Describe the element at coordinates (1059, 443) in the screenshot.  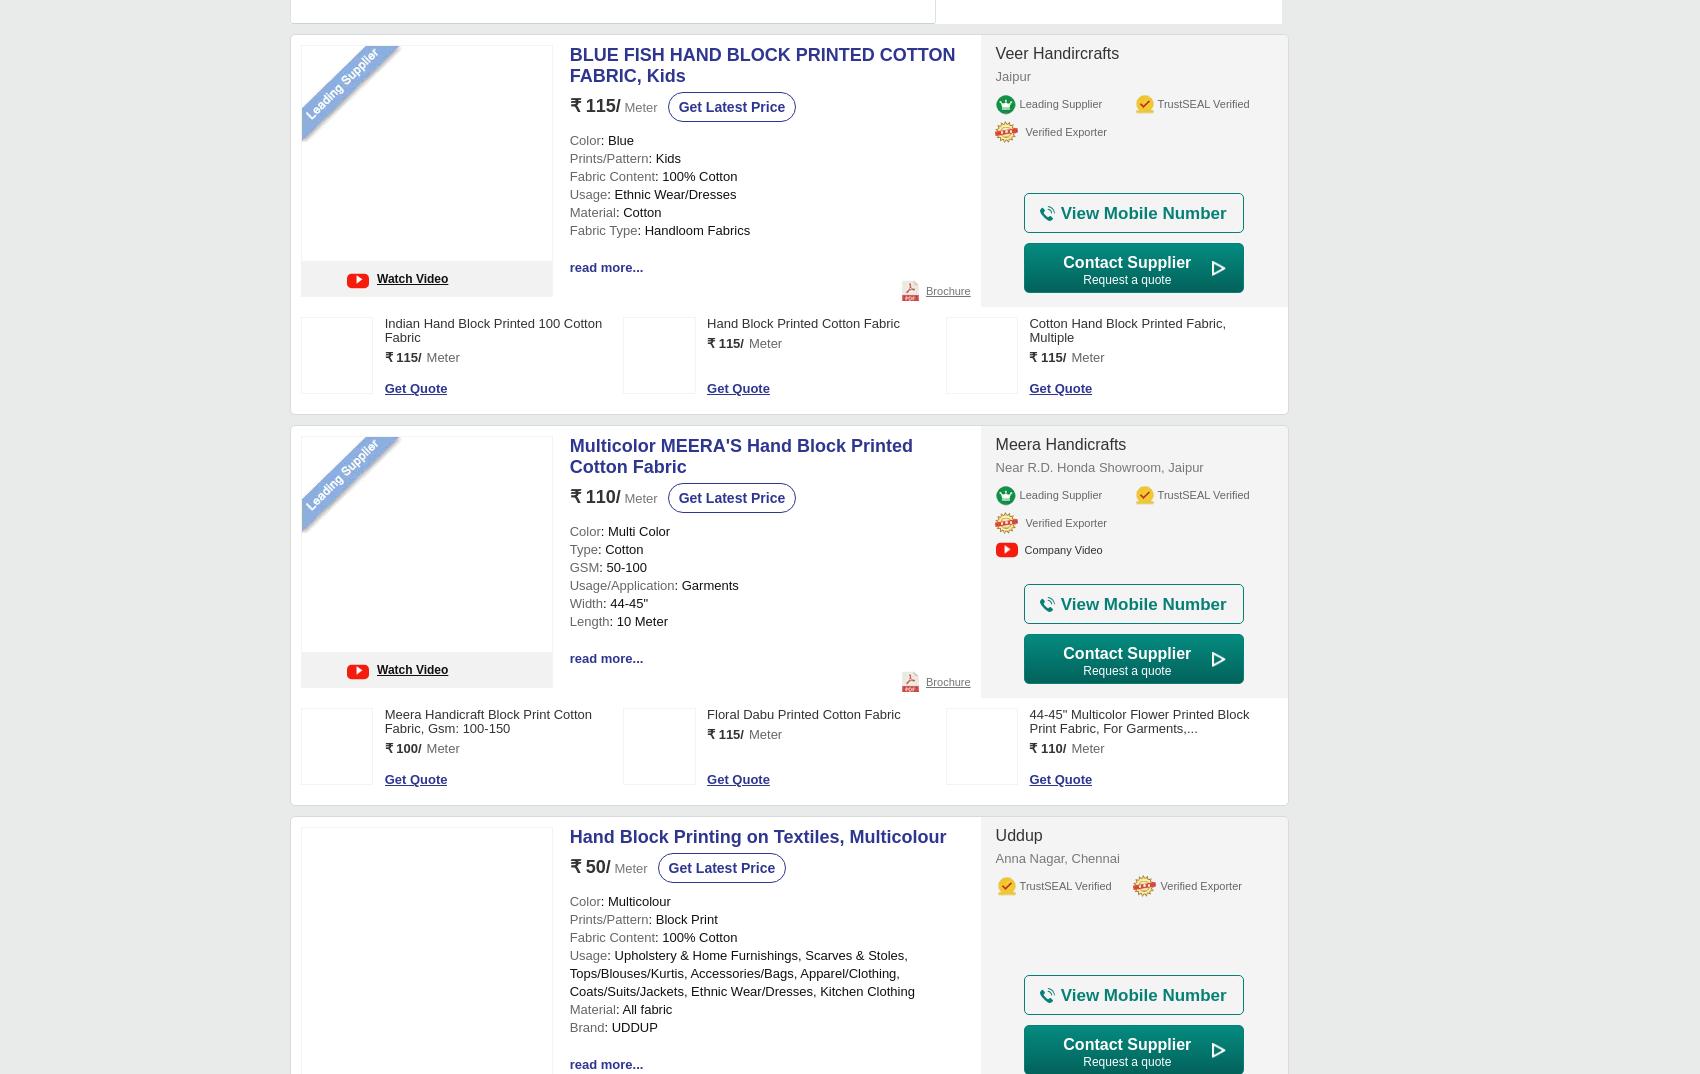
I see `'Meera Handicrafts'` at that location.